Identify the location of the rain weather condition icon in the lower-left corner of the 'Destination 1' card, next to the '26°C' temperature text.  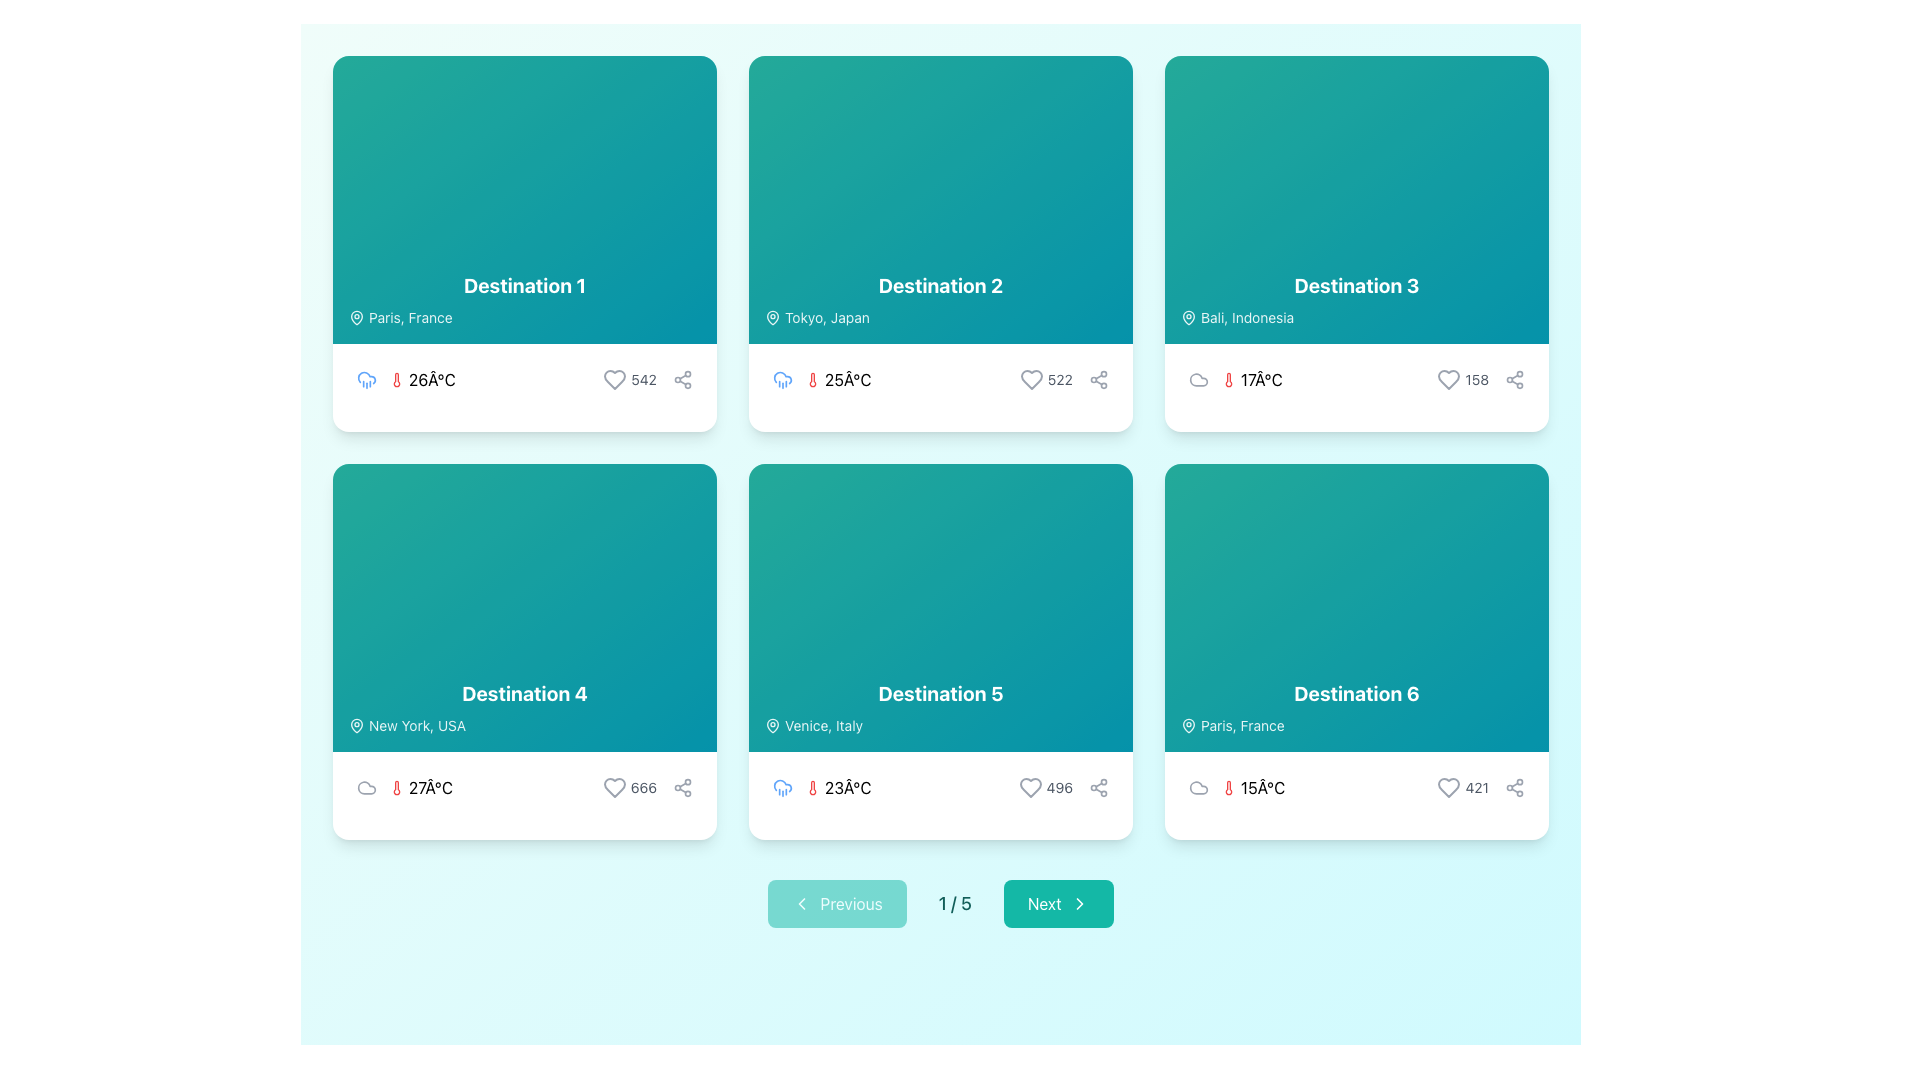
(781, 378).